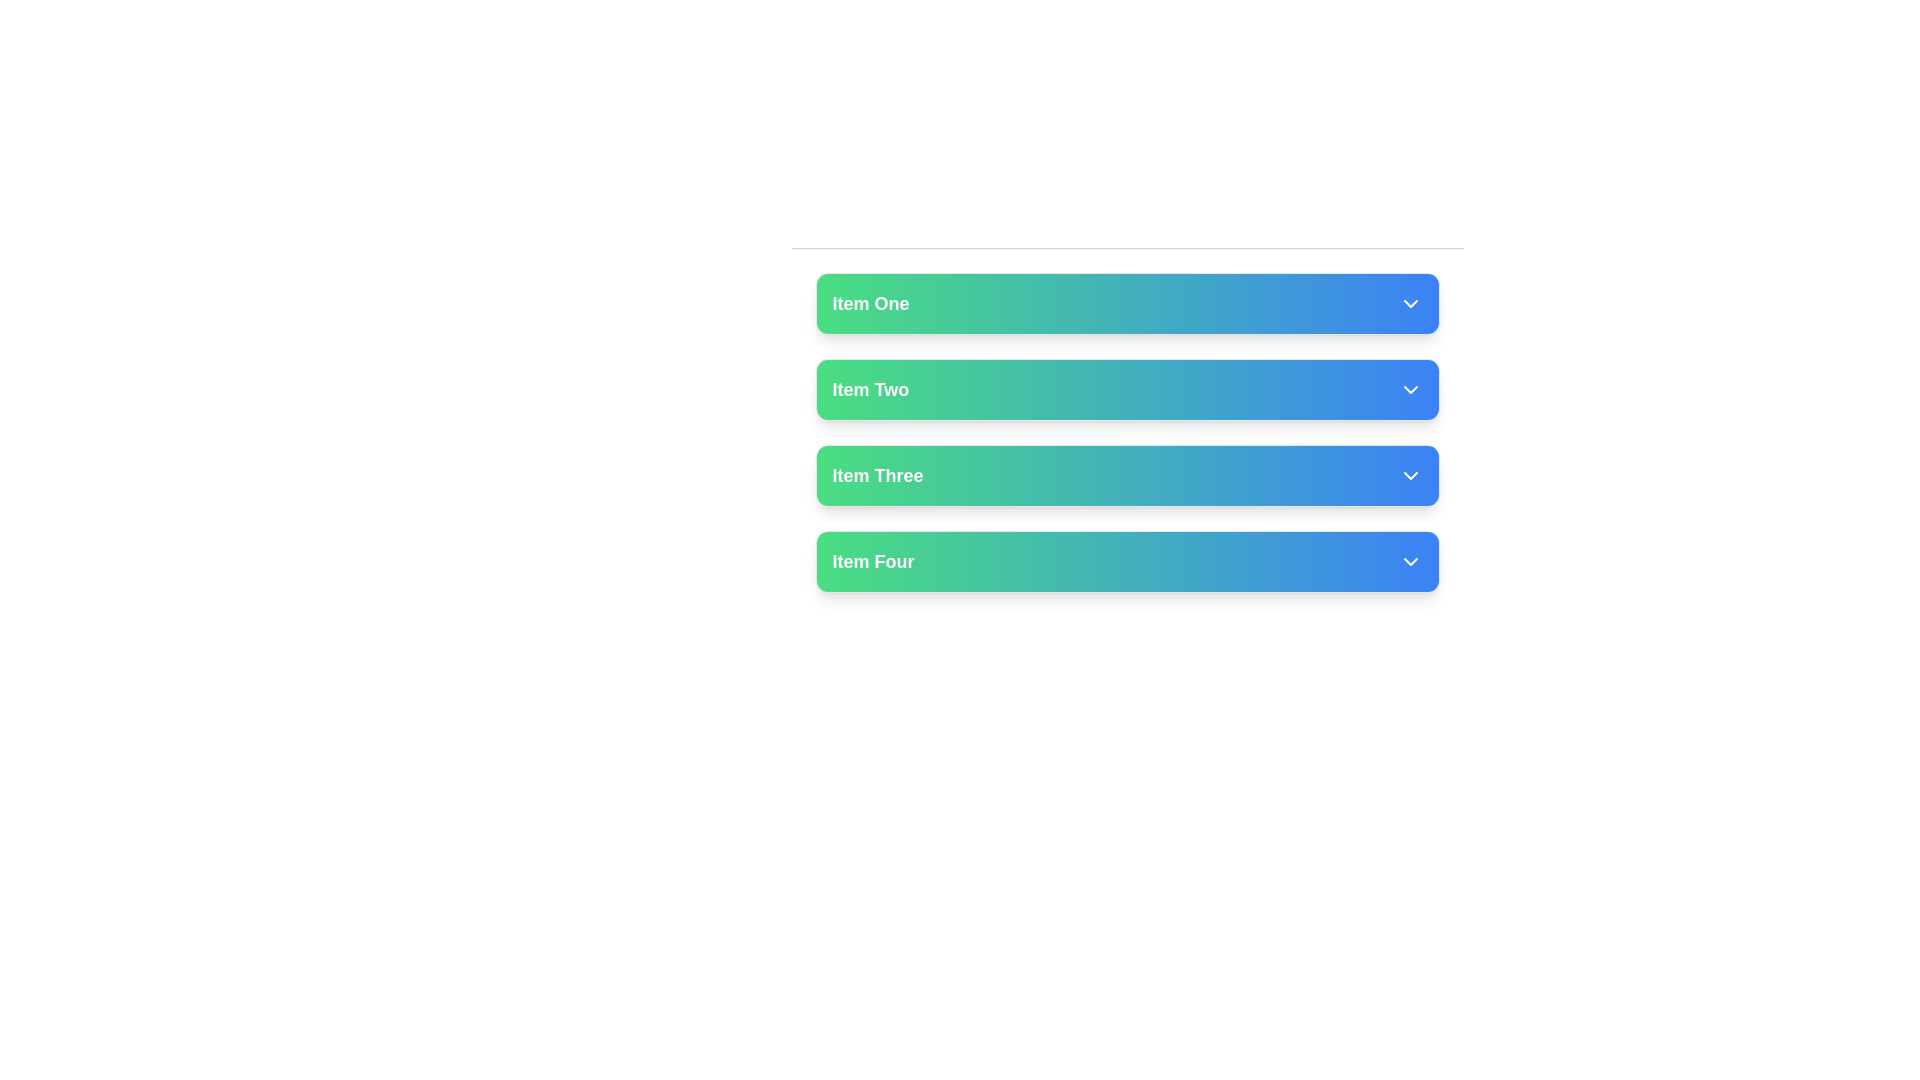 The height and width of the screenshot is (1080, 1920). What do you see at coordinates (870, 389) in the screenshot?
I see `the text label 'Item Two'` at bounding box center [870, 389].